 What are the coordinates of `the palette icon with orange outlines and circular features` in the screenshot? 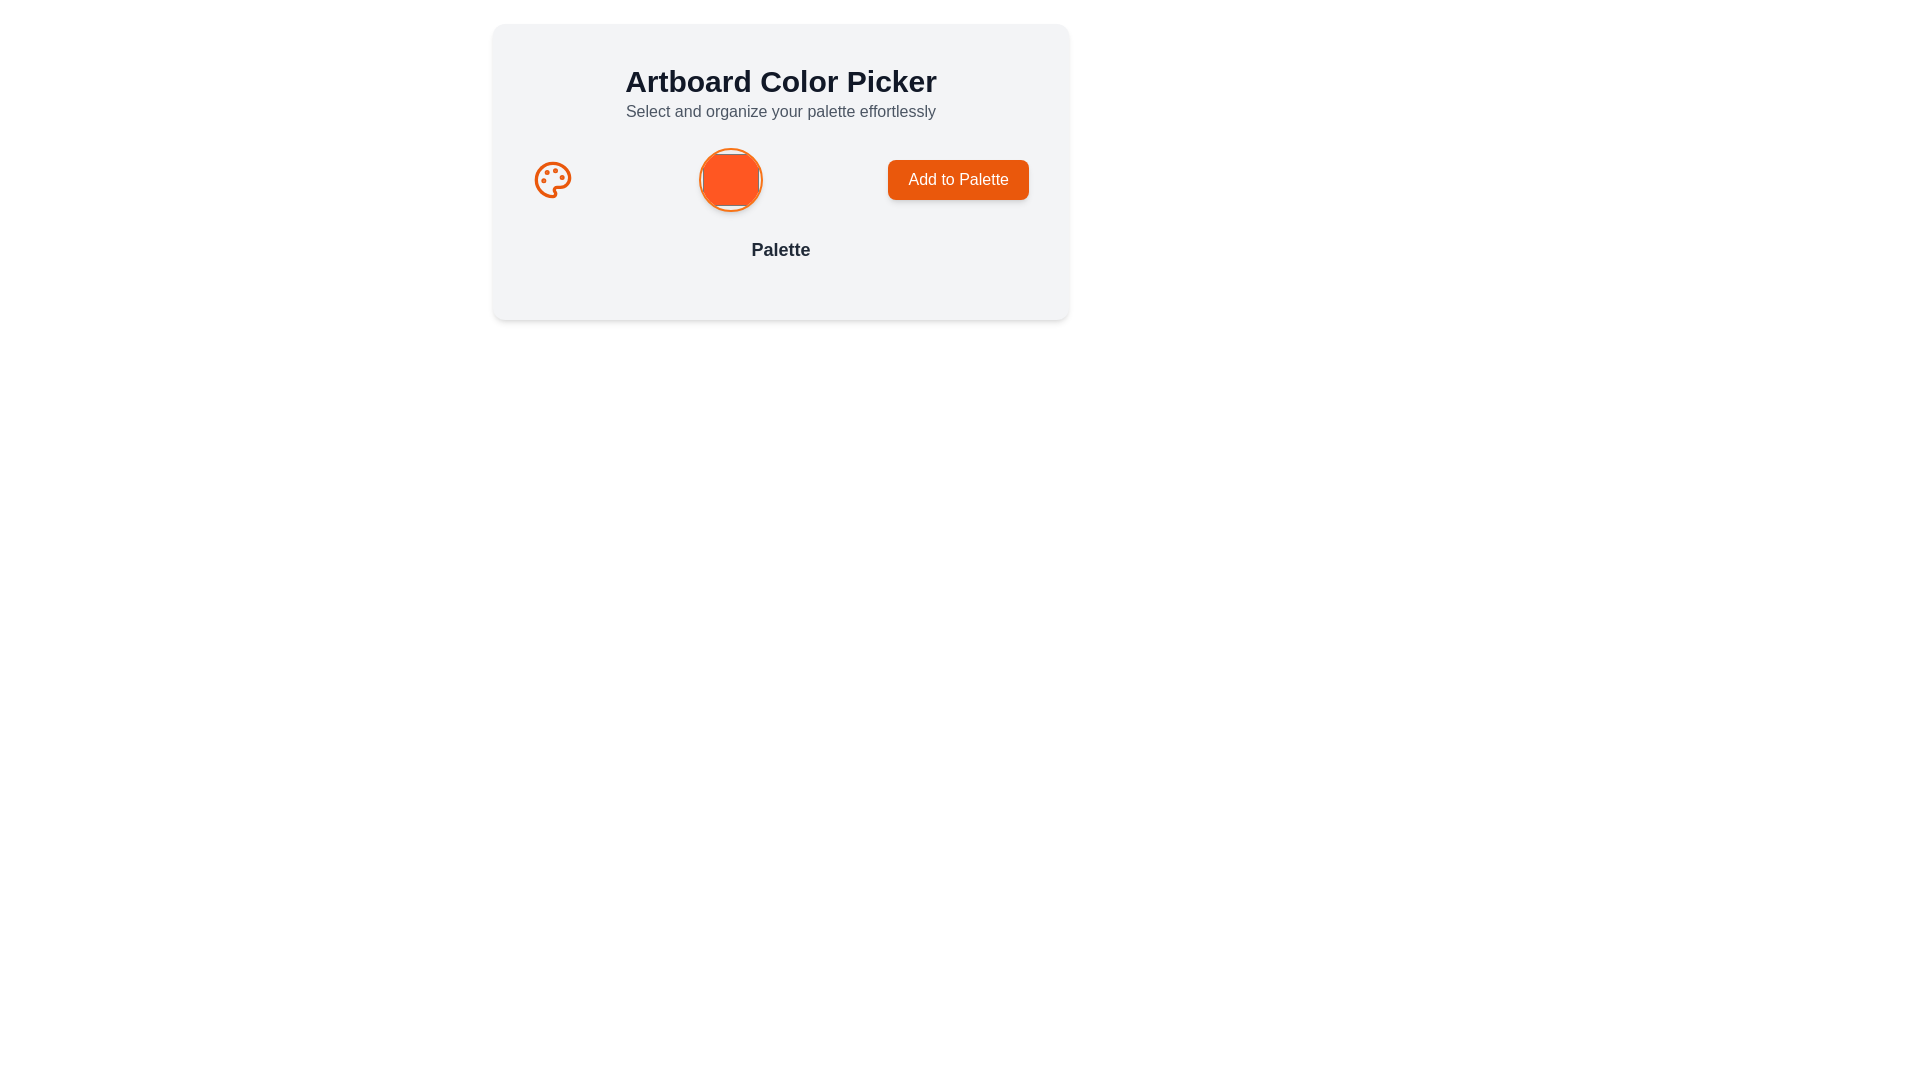 It's located at (552, 180).